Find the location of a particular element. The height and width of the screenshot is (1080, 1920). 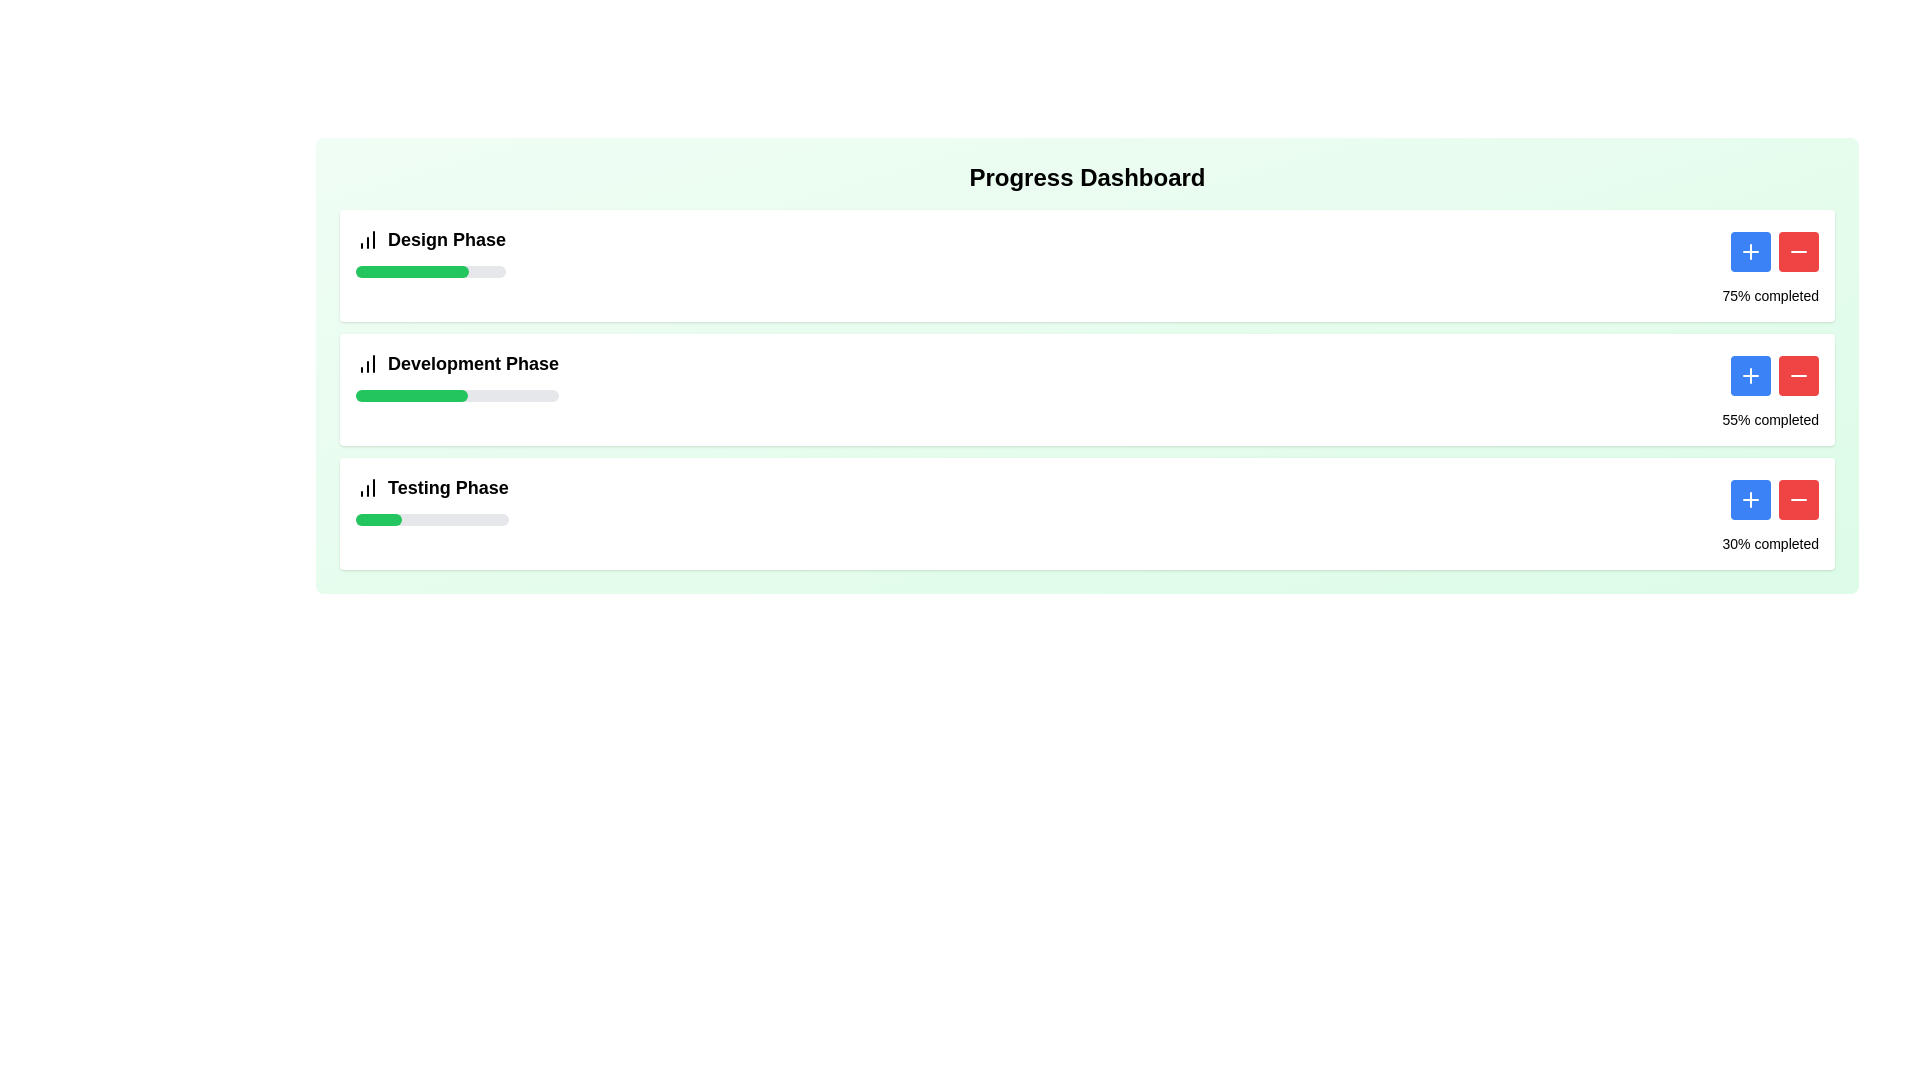

the 'Development Phase' text label with an icon that indicates progress, which is the second item in a vertical list of phases, positioned below 'Design Phase' is located at coordinates (456, 363).